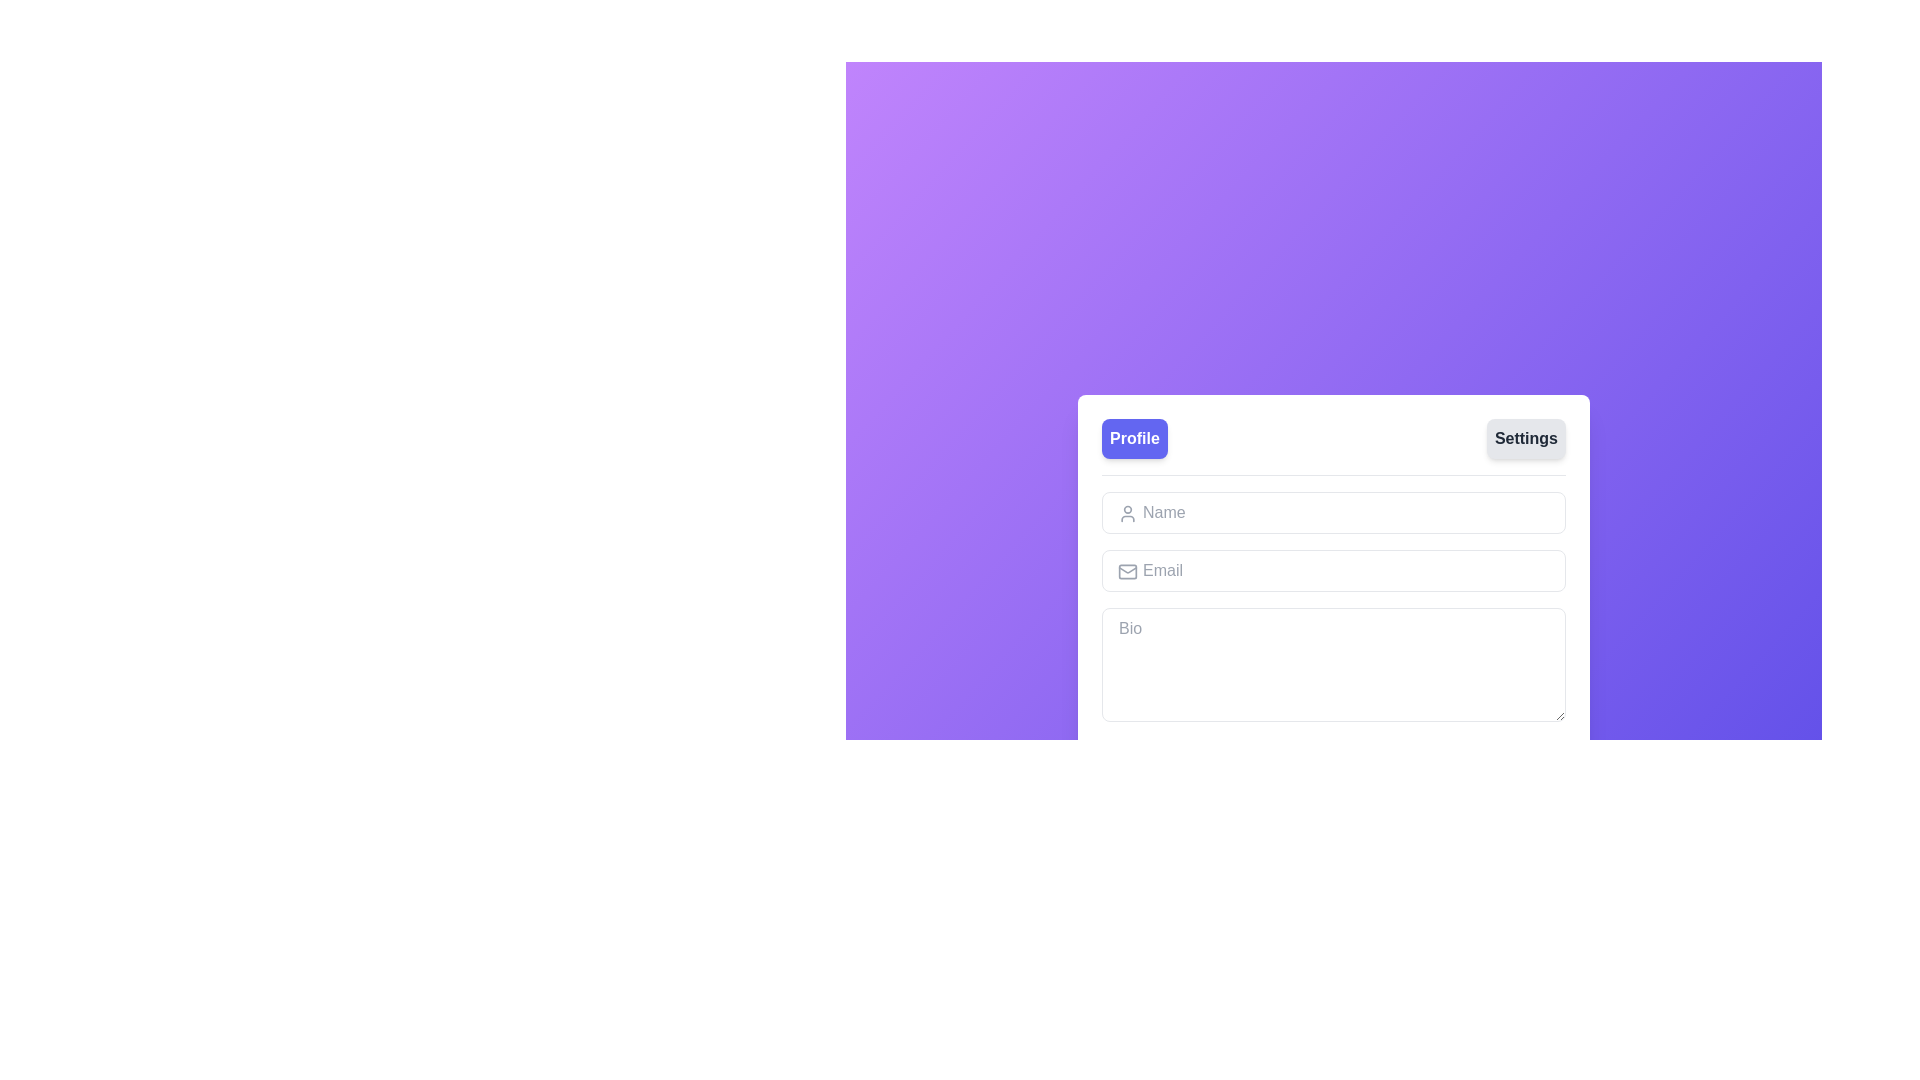 The image size is (1920, 1080). I want to click on the Email input field, which is the second input in a vertically stacked form, so click(1334, 570).